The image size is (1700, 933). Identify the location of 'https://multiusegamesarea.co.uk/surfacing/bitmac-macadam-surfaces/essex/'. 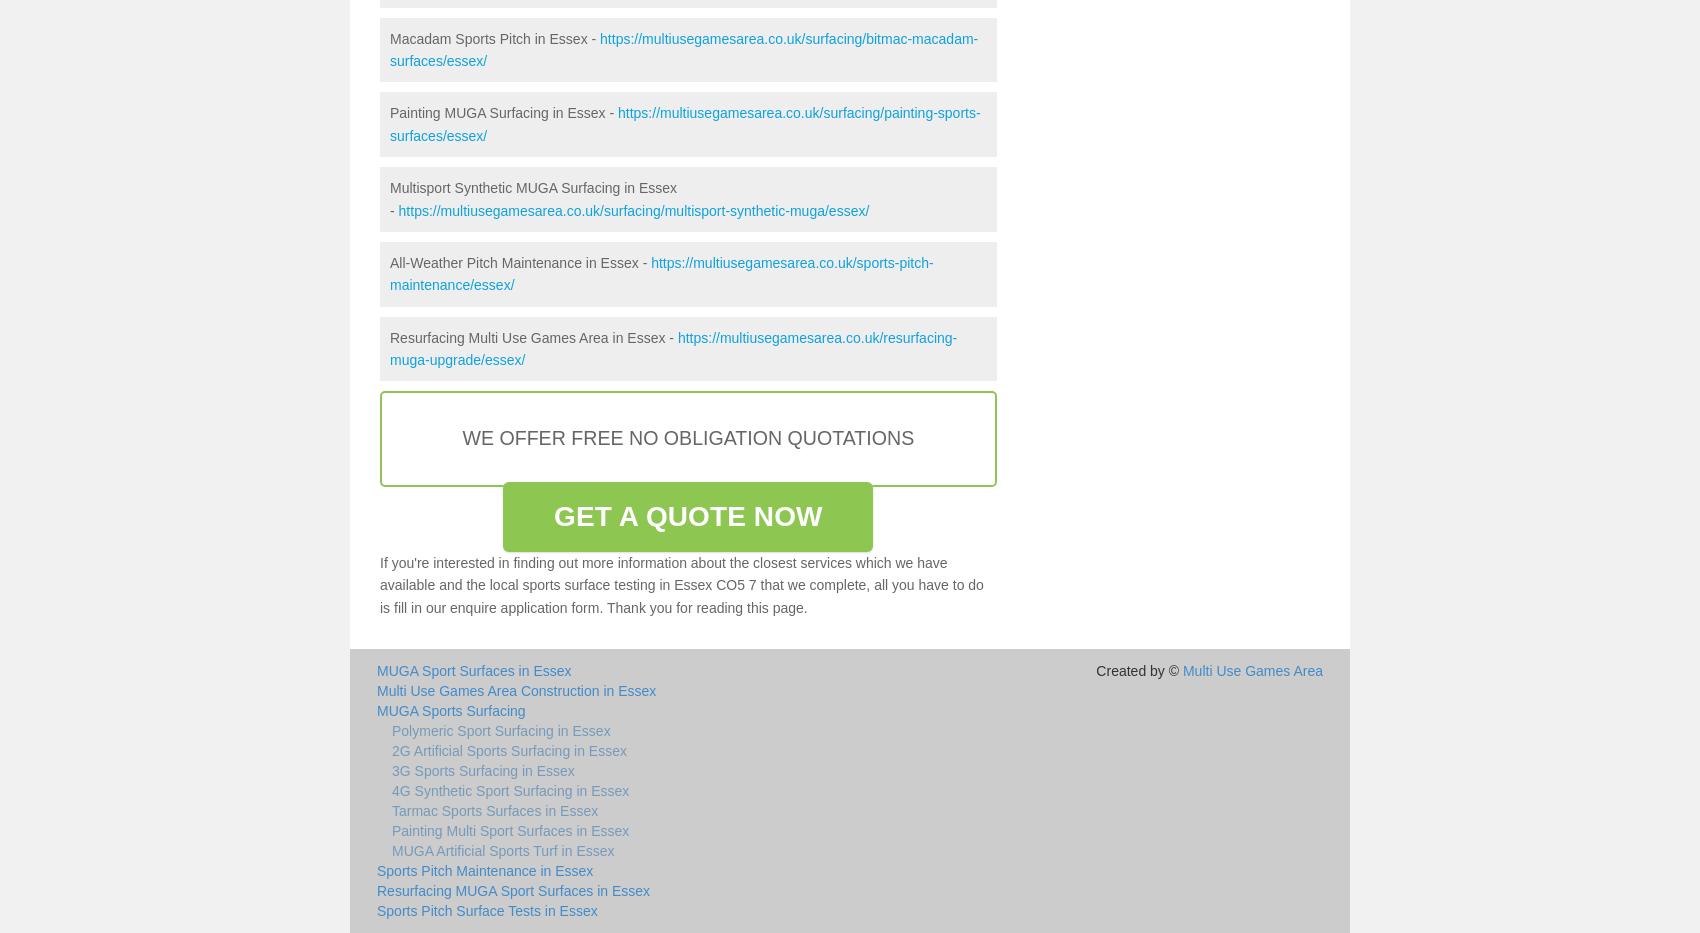
(388, 47).